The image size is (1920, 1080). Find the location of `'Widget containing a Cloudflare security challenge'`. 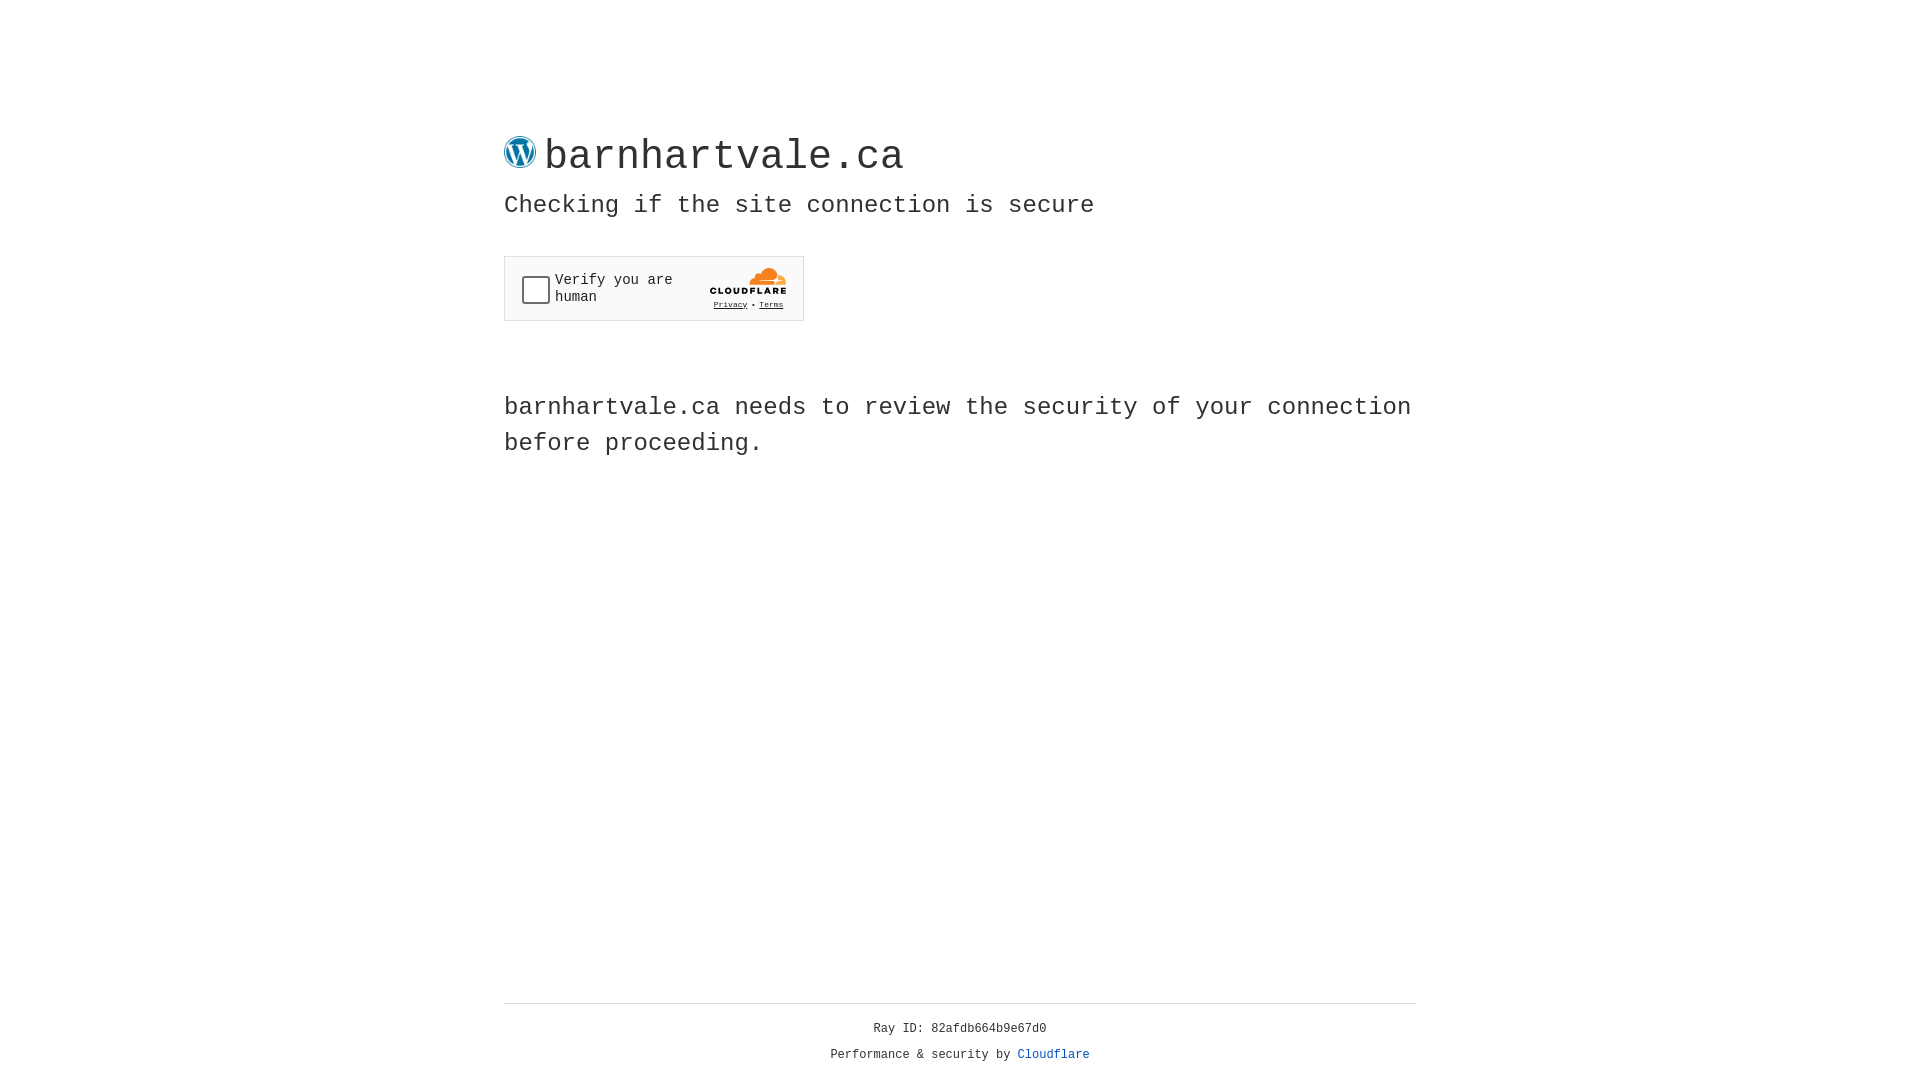

'Widget containing a Cloudflare security challenge' is located at coordinates (653, 288).